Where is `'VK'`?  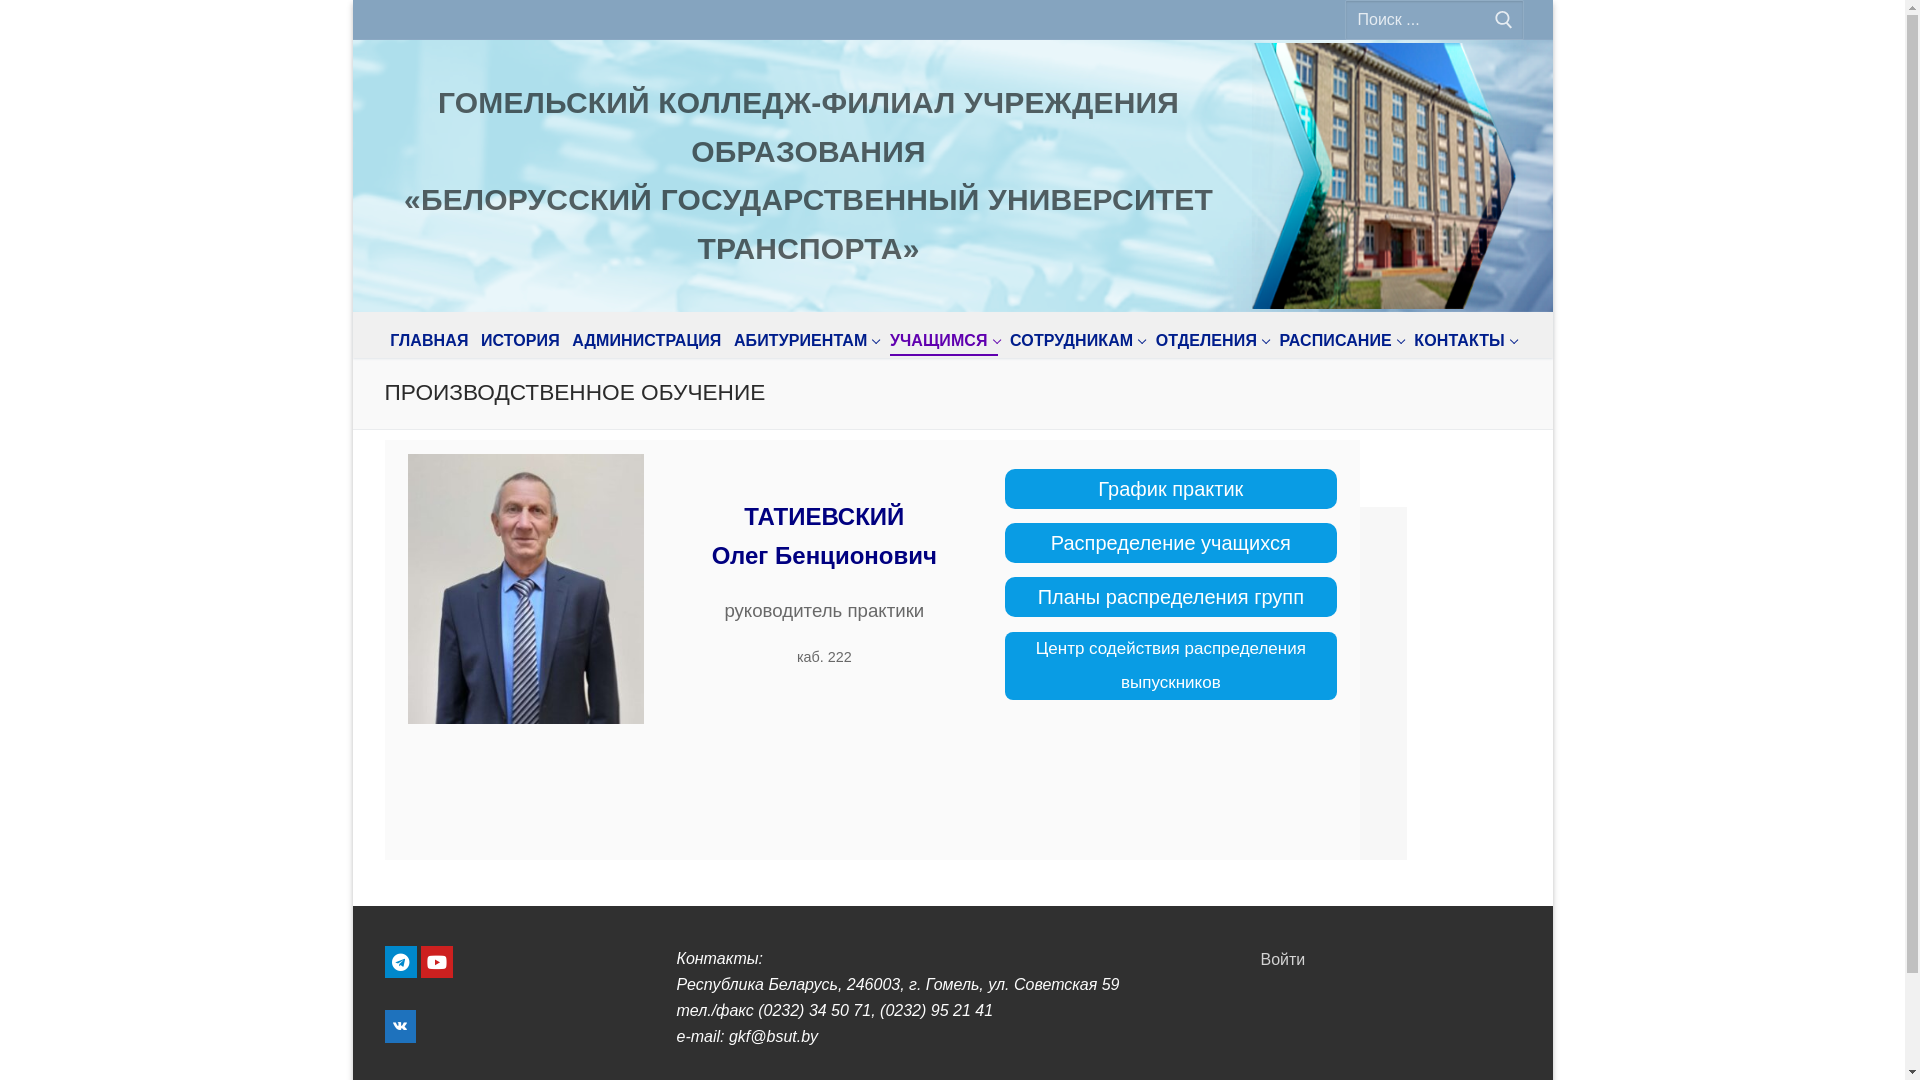
'VK' is located at coordinates (399, 1026).